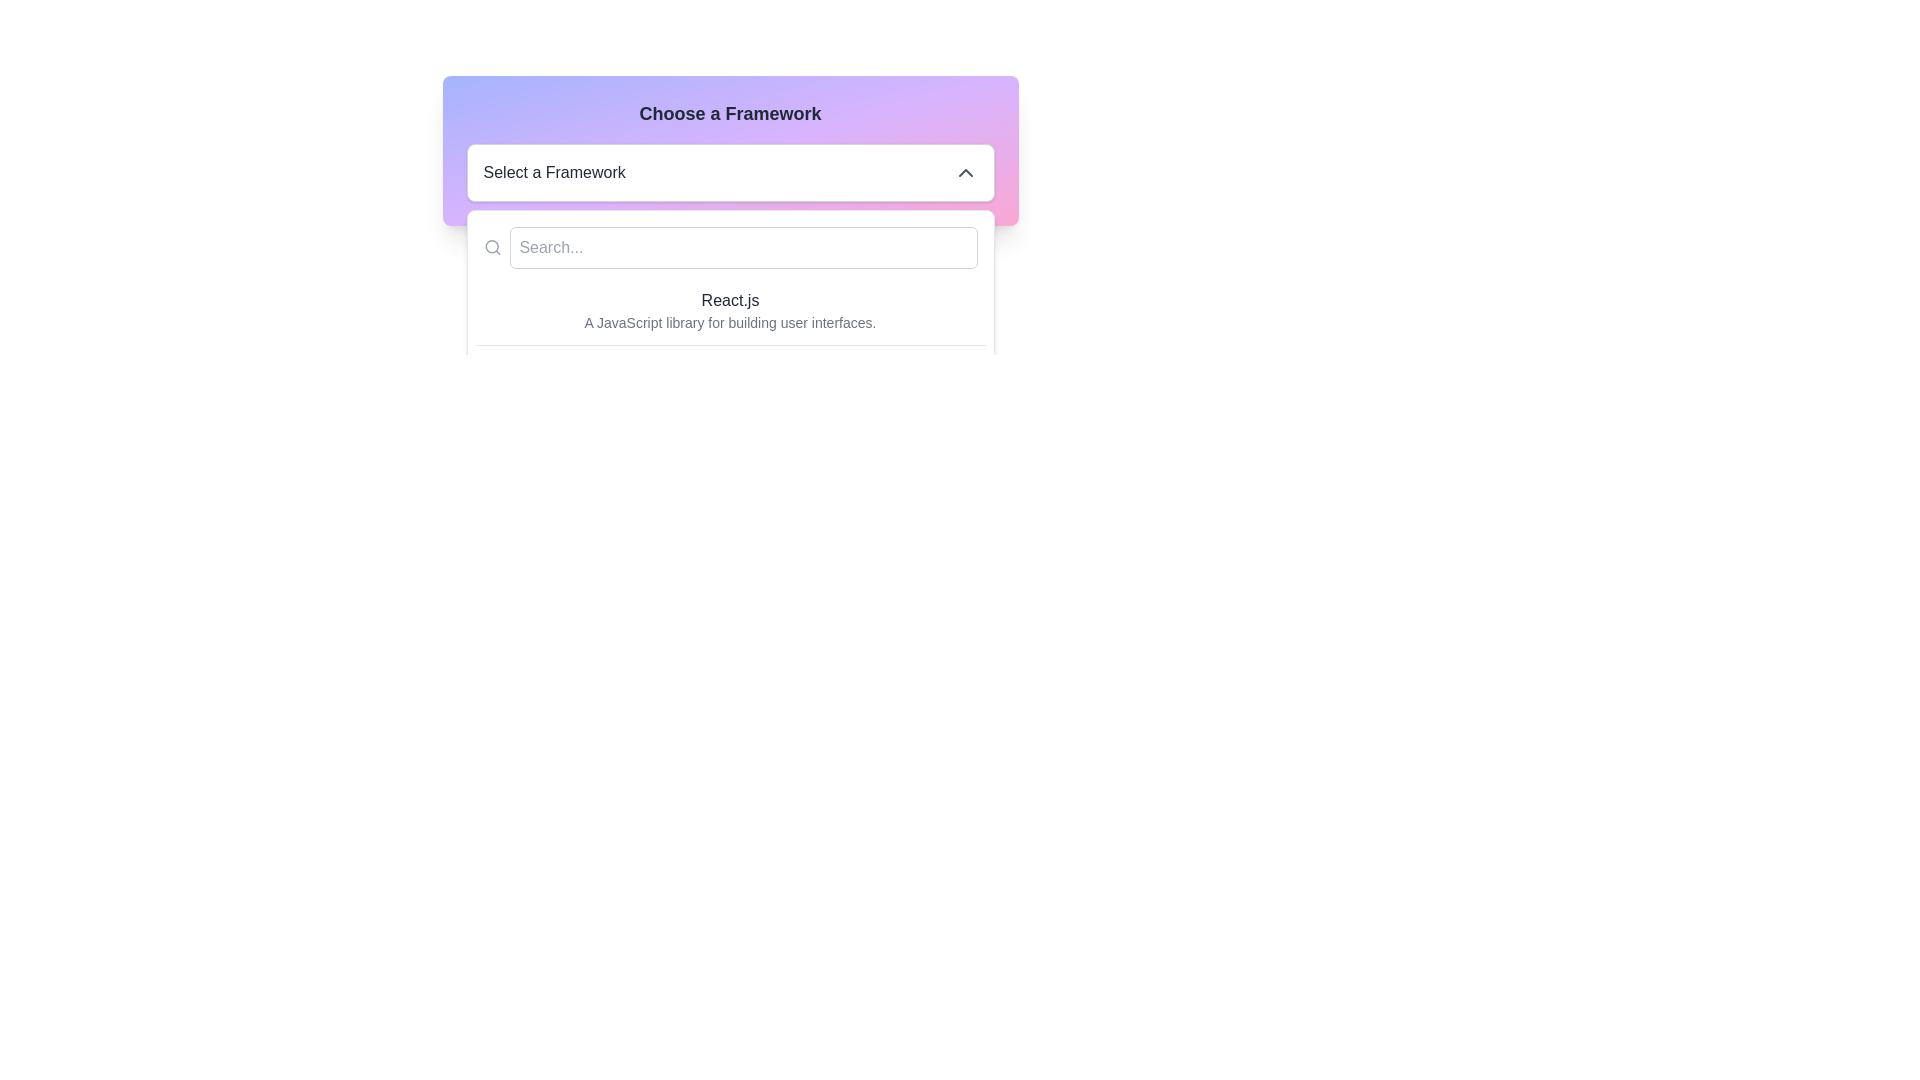  Describe the element at coordinates (729, 300) in the screenshot. I see `the Static Text Label displaying 'React.js' in bold dark gray font, positioned centrally below the search bar and title` at that location.